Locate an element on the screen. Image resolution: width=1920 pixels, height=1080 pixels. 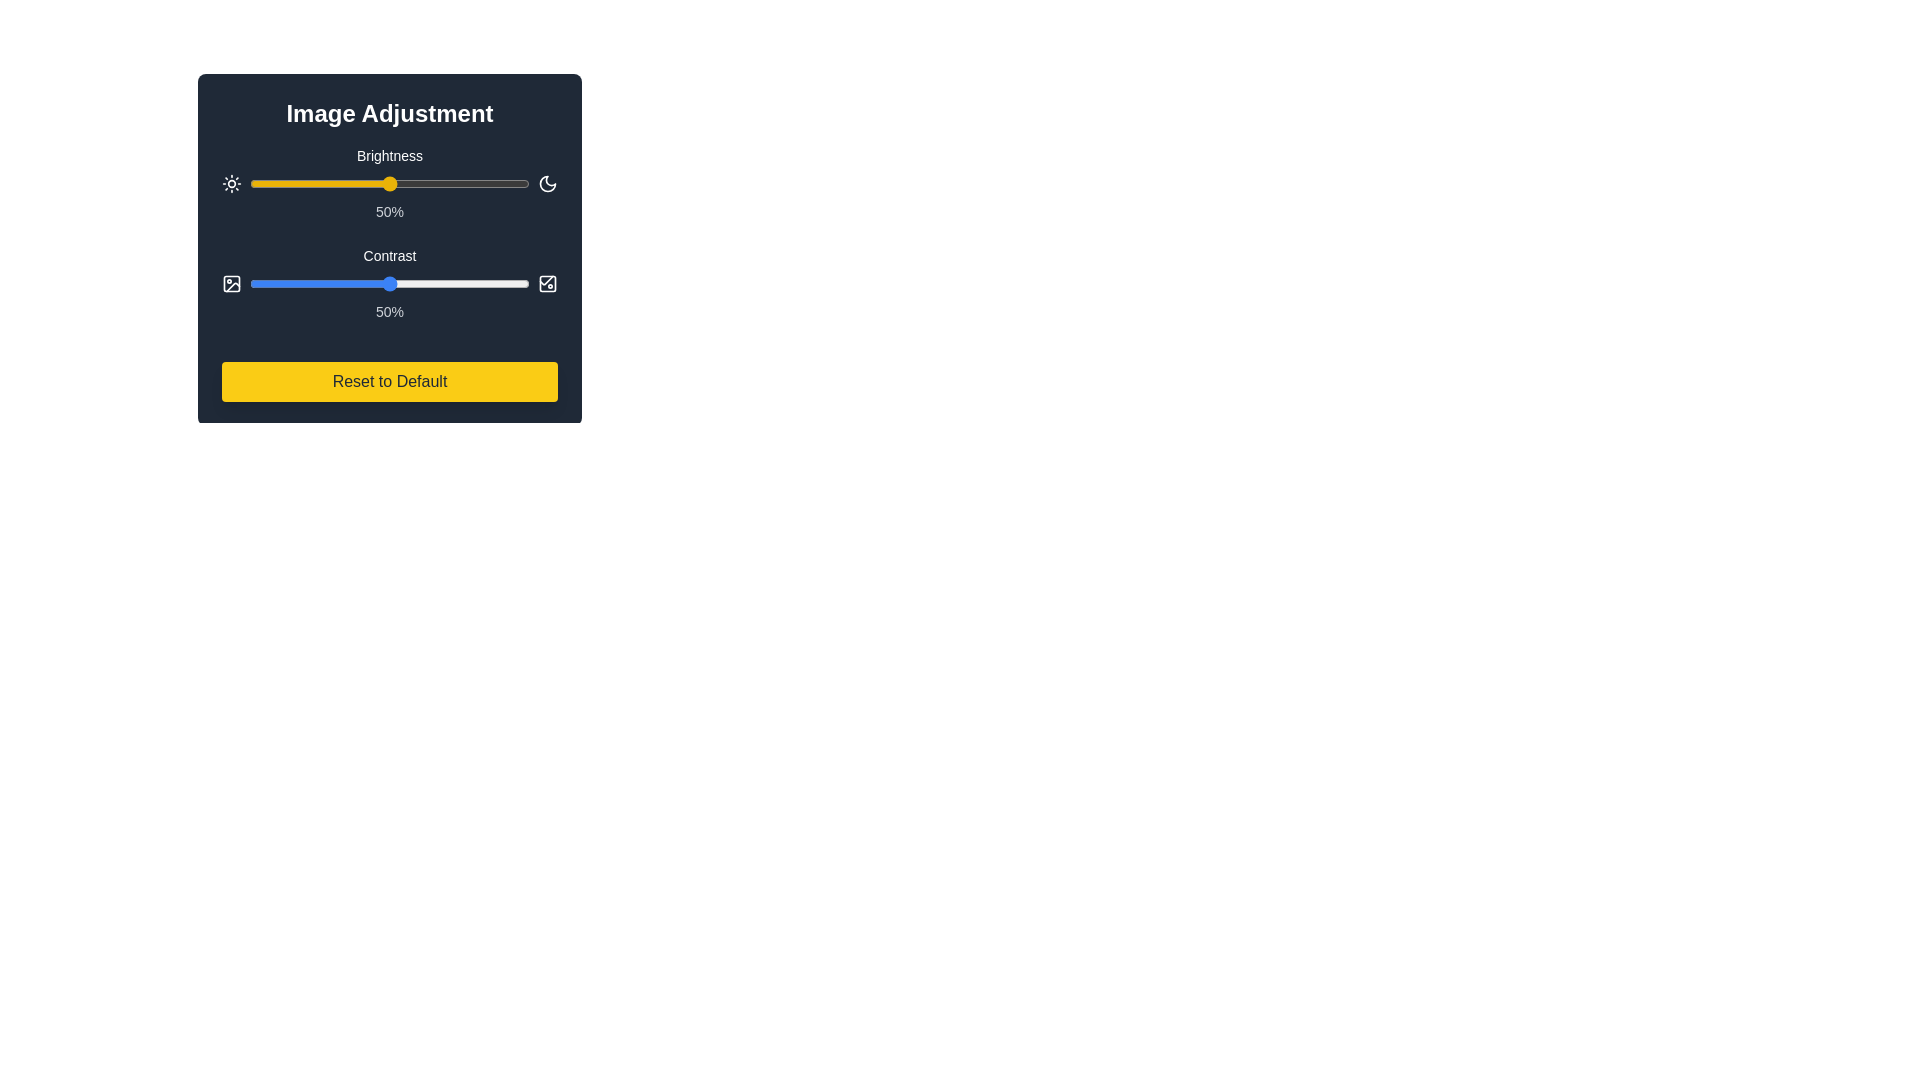
the contrast level is located at coordinates (453, 284).